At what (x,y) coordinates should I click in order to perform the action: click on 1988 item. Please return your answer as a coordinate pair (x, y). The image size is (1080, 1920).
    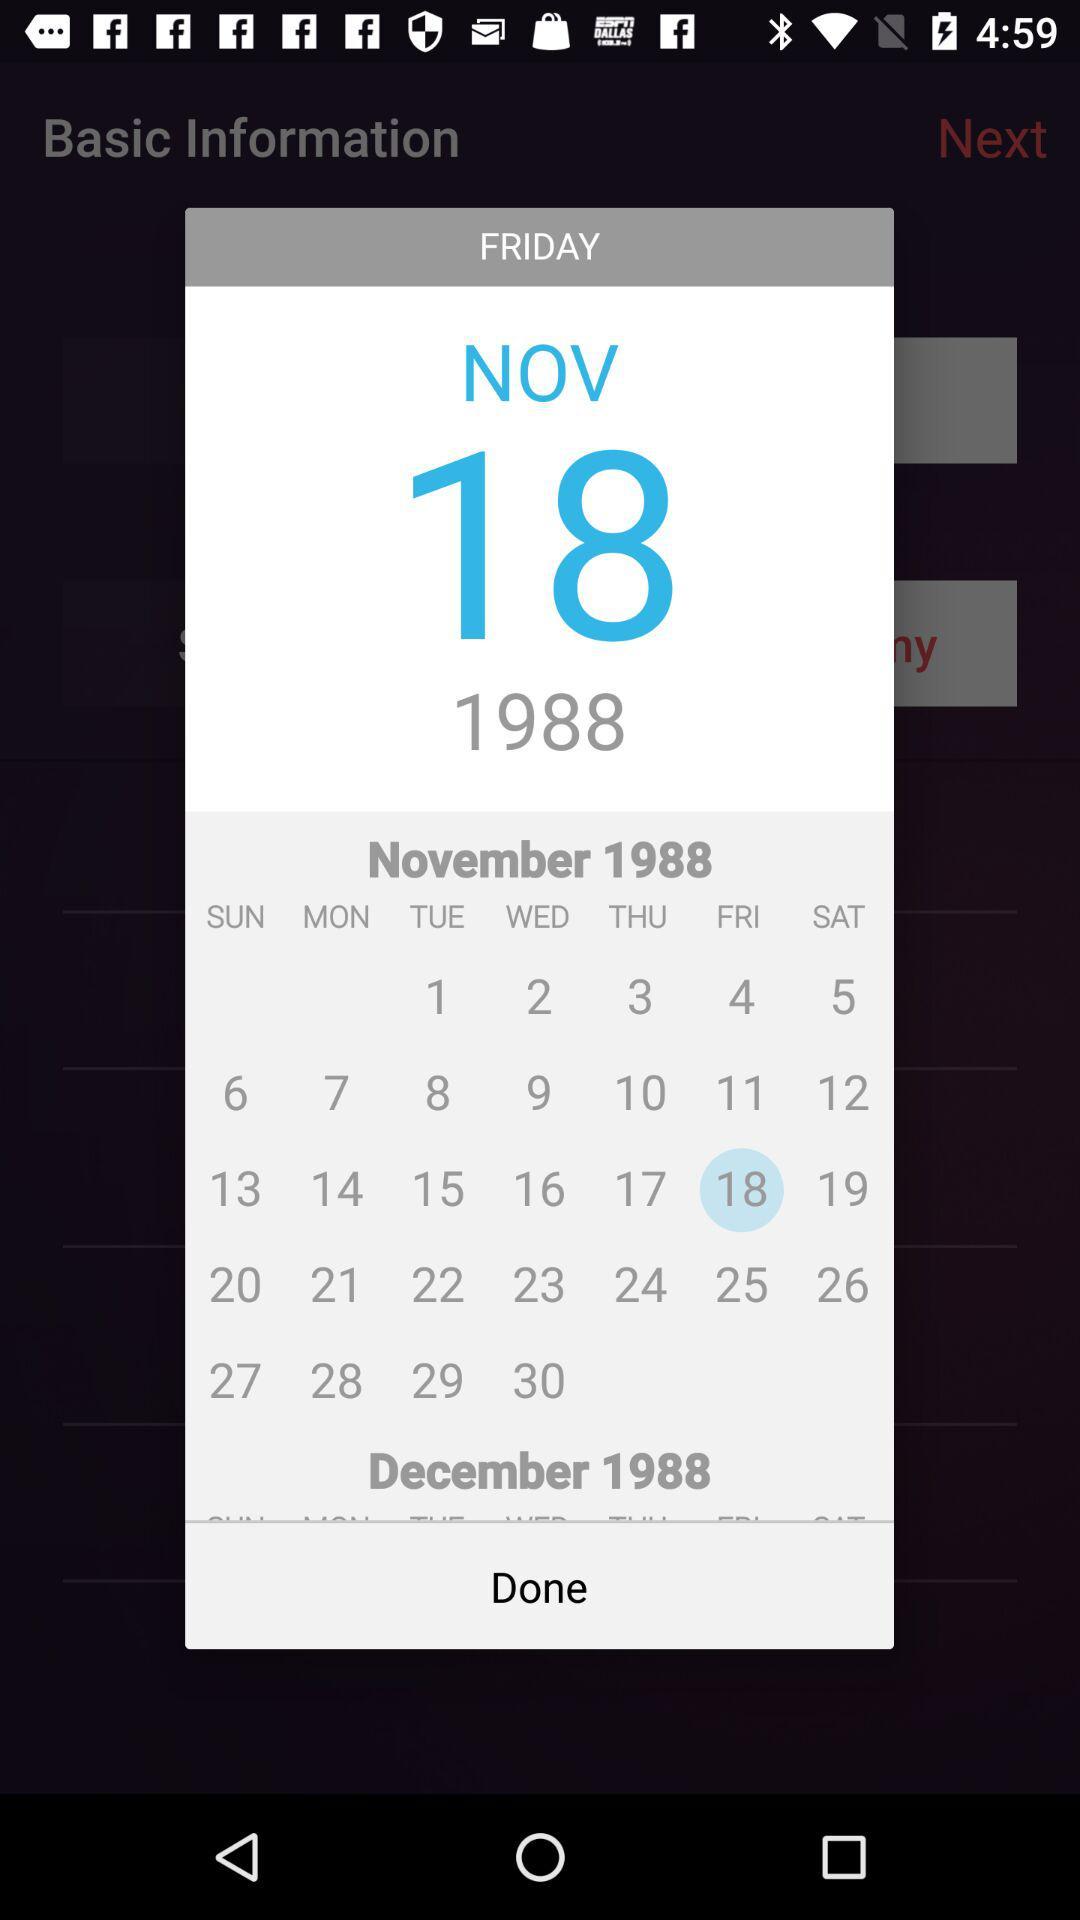
    Looking at the image, I should click on (538, 722).